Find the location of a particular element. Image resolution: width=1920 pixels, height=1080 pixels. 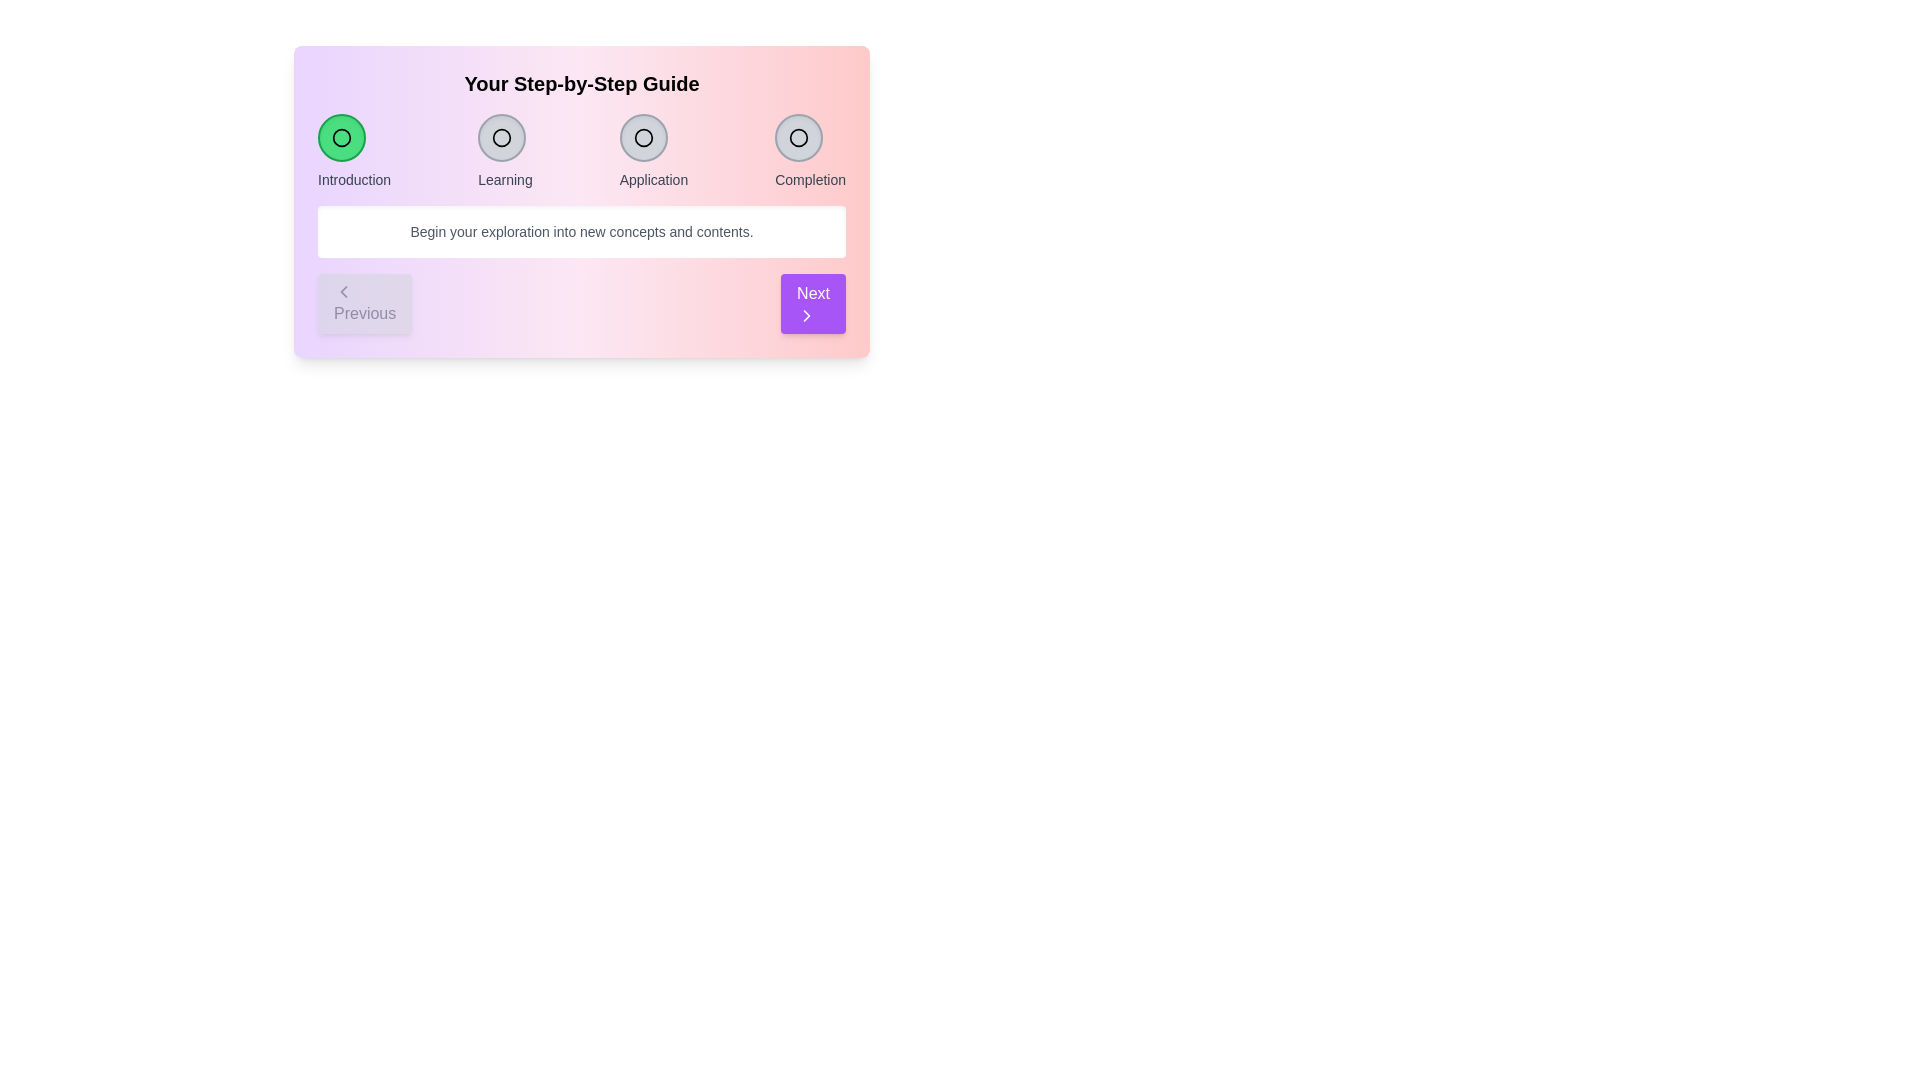

the active 'Introduction' step in the progress indicator which is the first of four steps in a sequential guide is located at coordinates (354, 150).